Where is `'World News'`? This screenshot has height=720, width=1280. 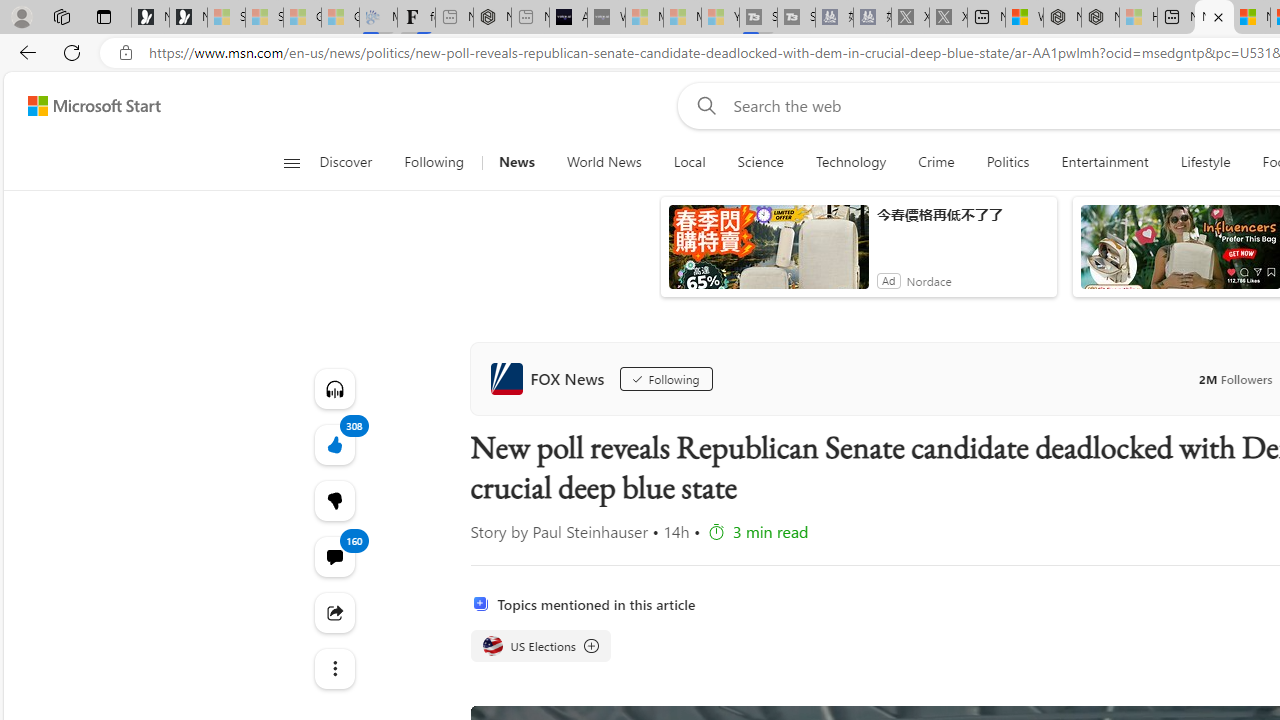
'World News' is located at coordinates (603, 162).